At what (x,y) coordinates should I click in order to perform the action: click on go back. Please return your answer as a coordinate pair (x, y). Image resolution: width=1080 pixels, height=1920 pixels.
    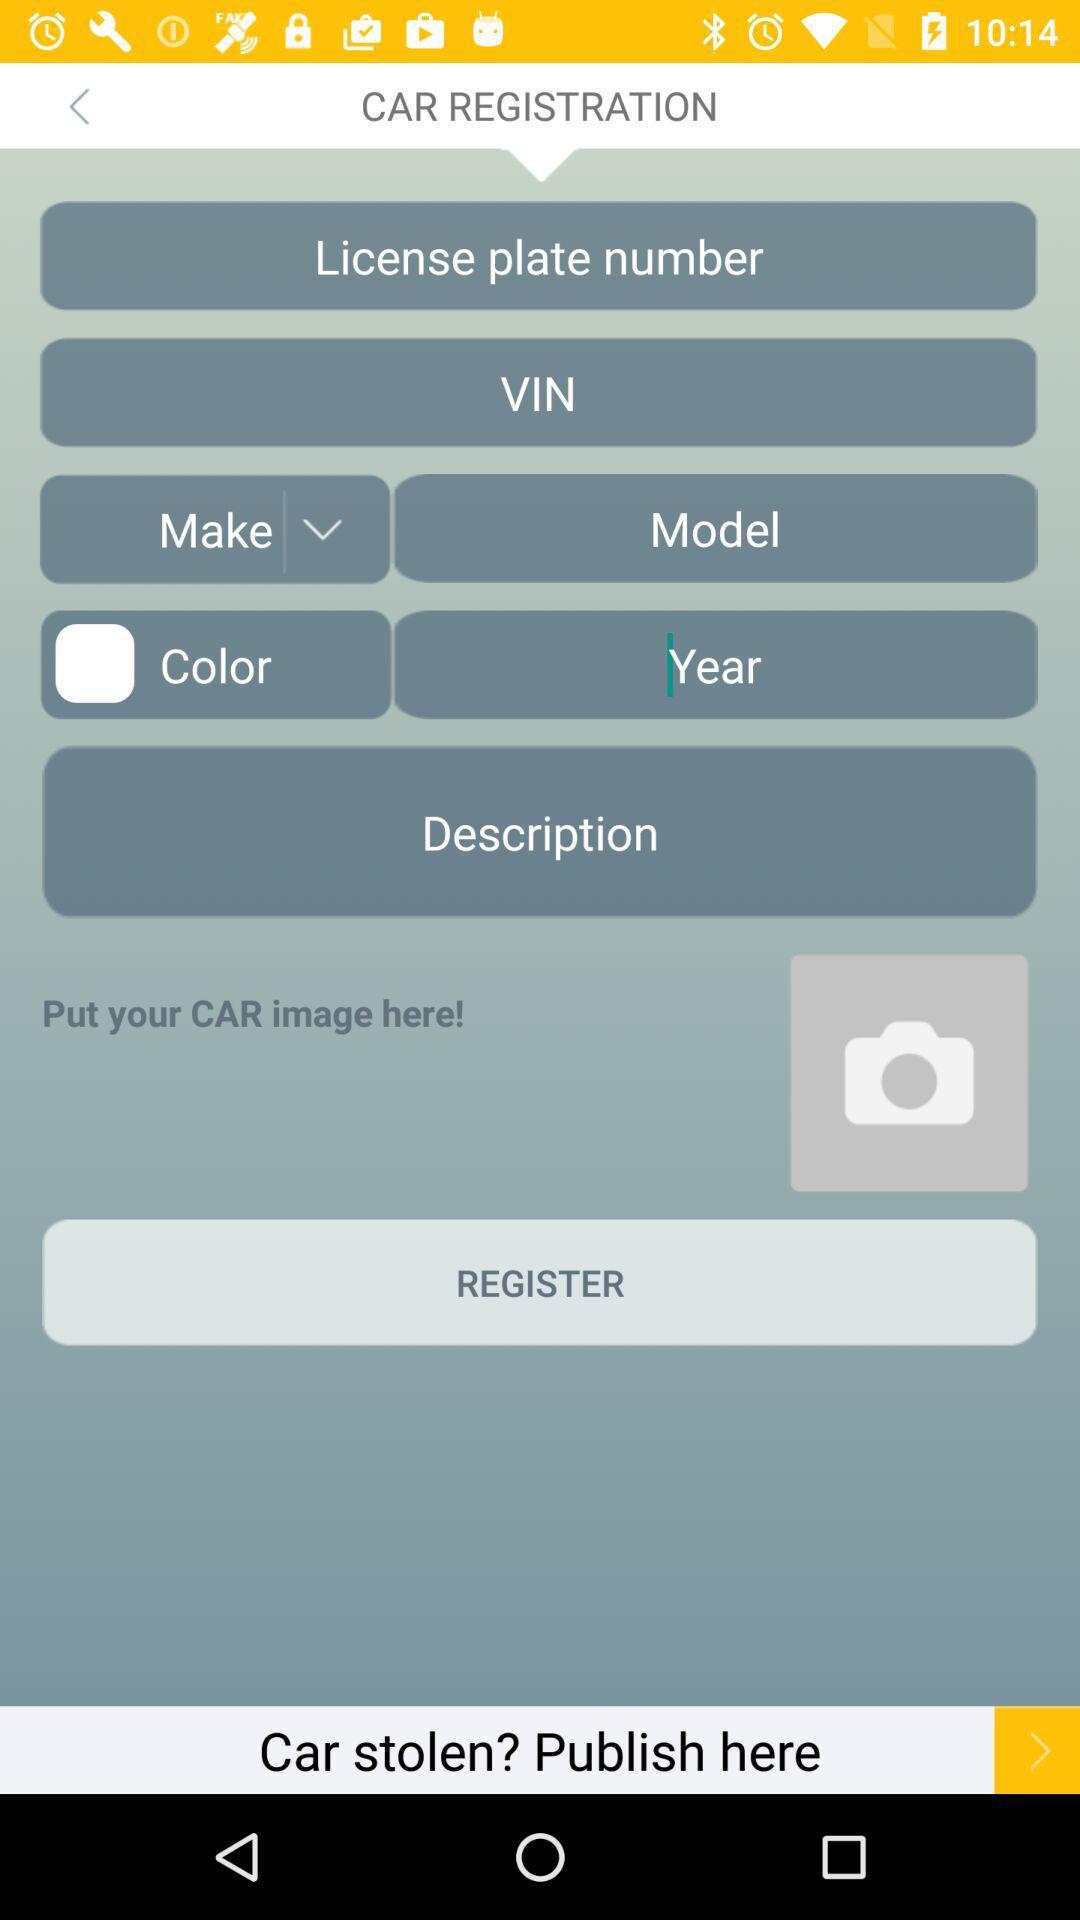
    Looking at the image, I should click on (77, 104).